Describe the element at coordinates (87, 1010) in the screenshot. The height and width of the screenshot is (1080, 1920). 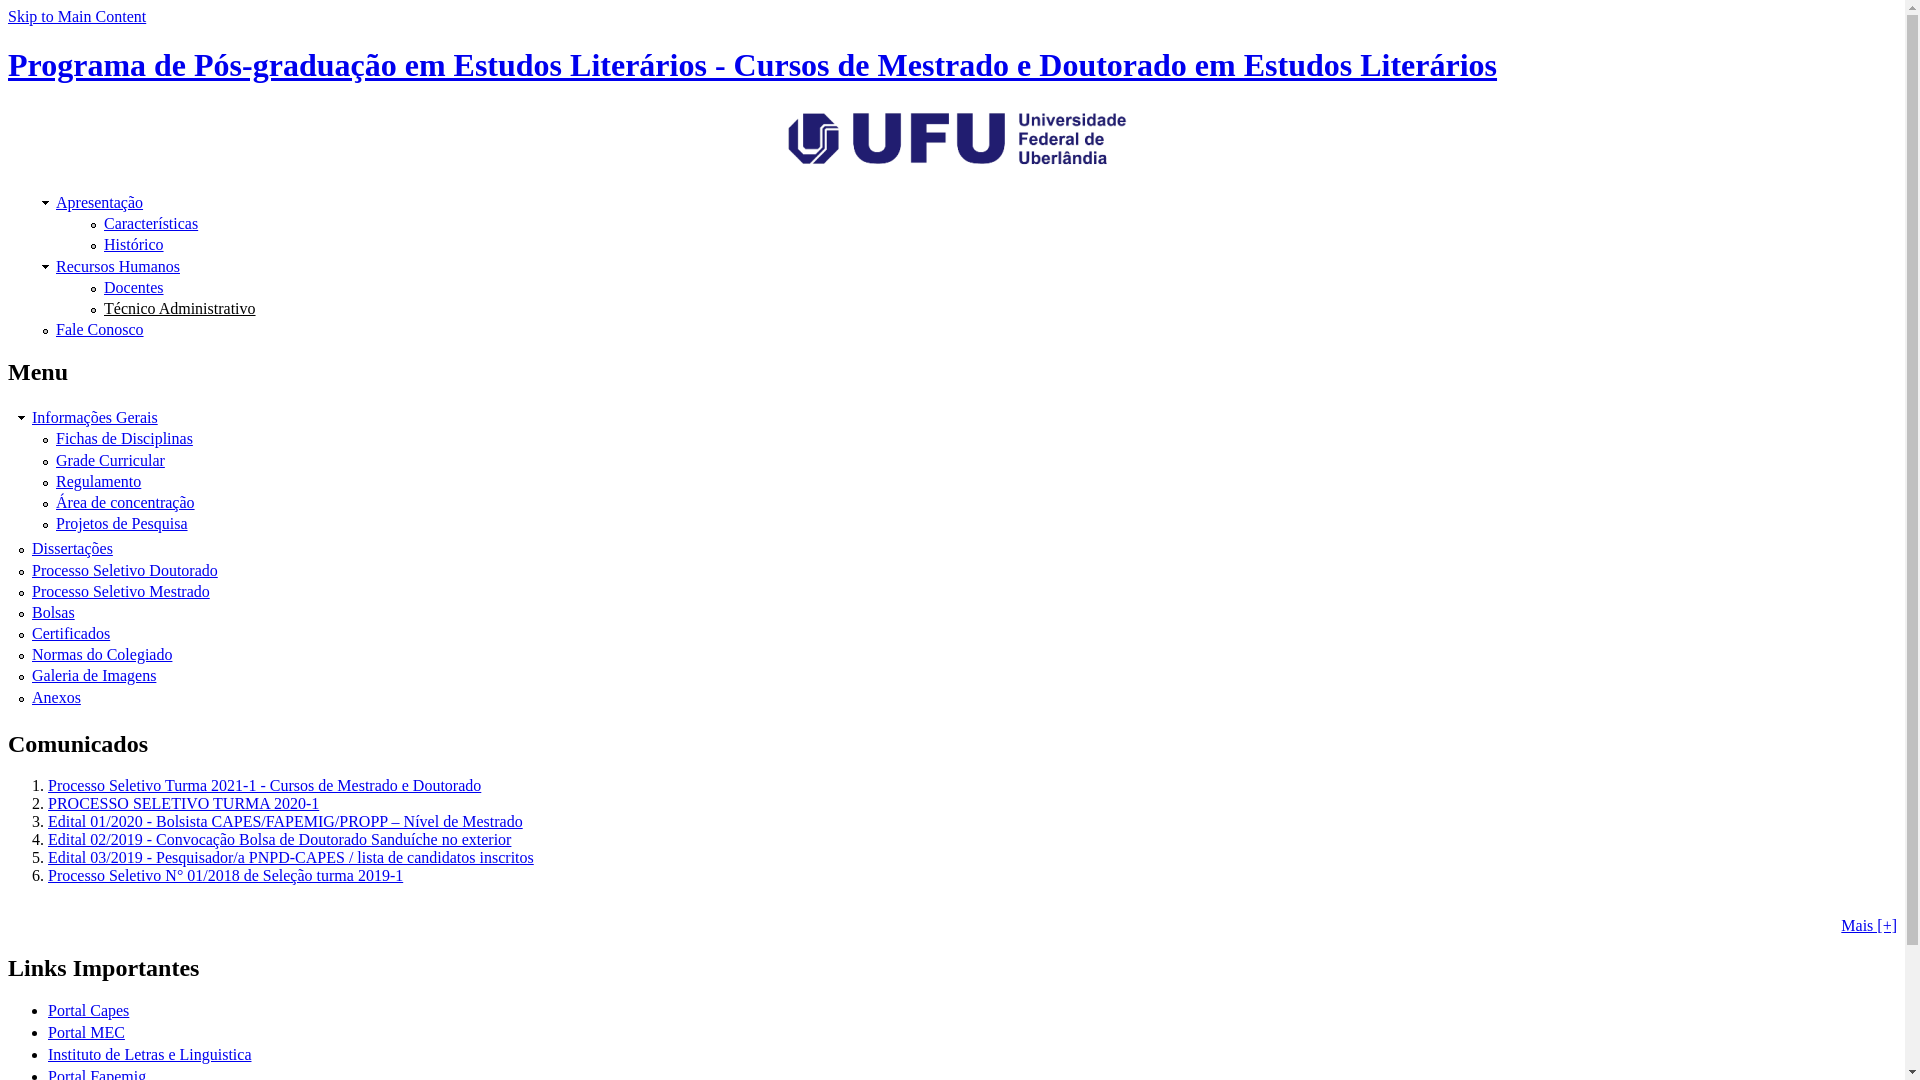
I see `'Portal Capes'` at that location.